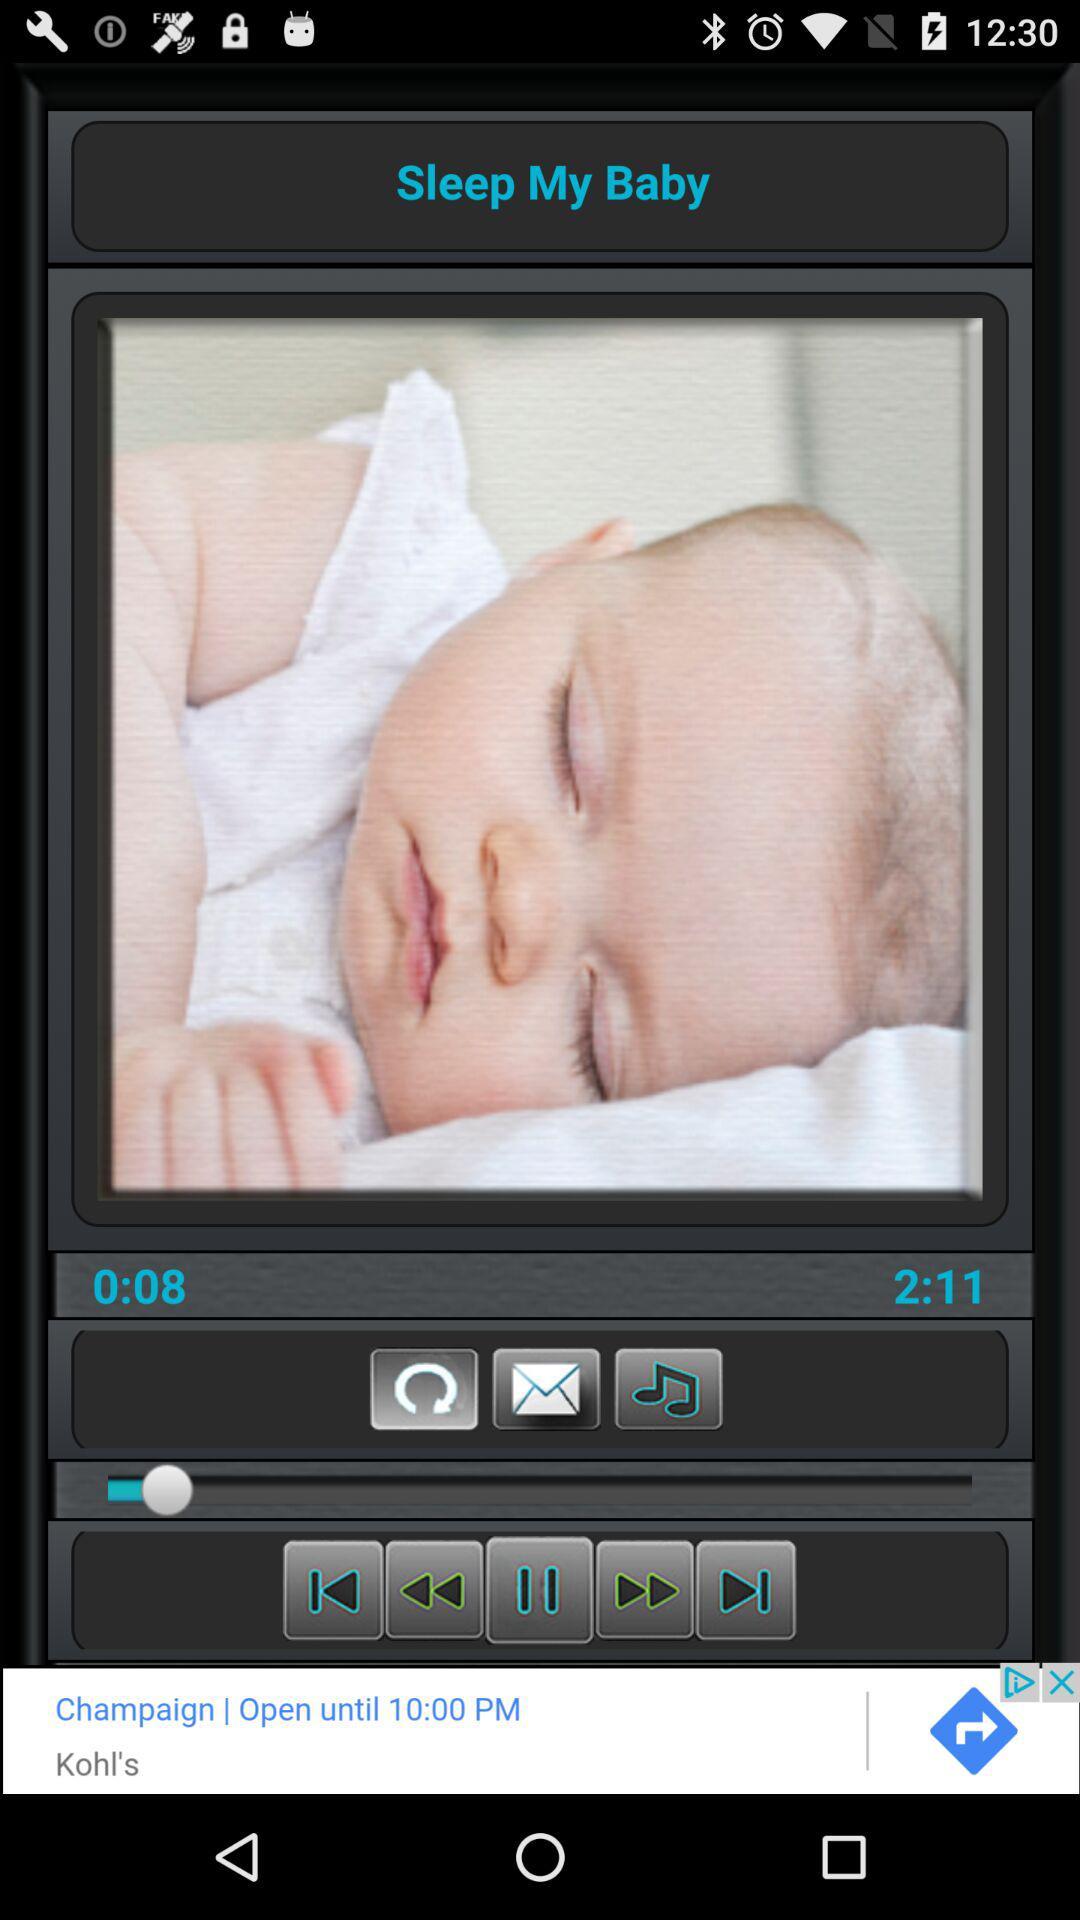 This screenshot has width=1080, height=1920. What do you see at coordinates (540, 1727) in the screenshot?
I see `open advertisement` at bounding box center [540, 1727].